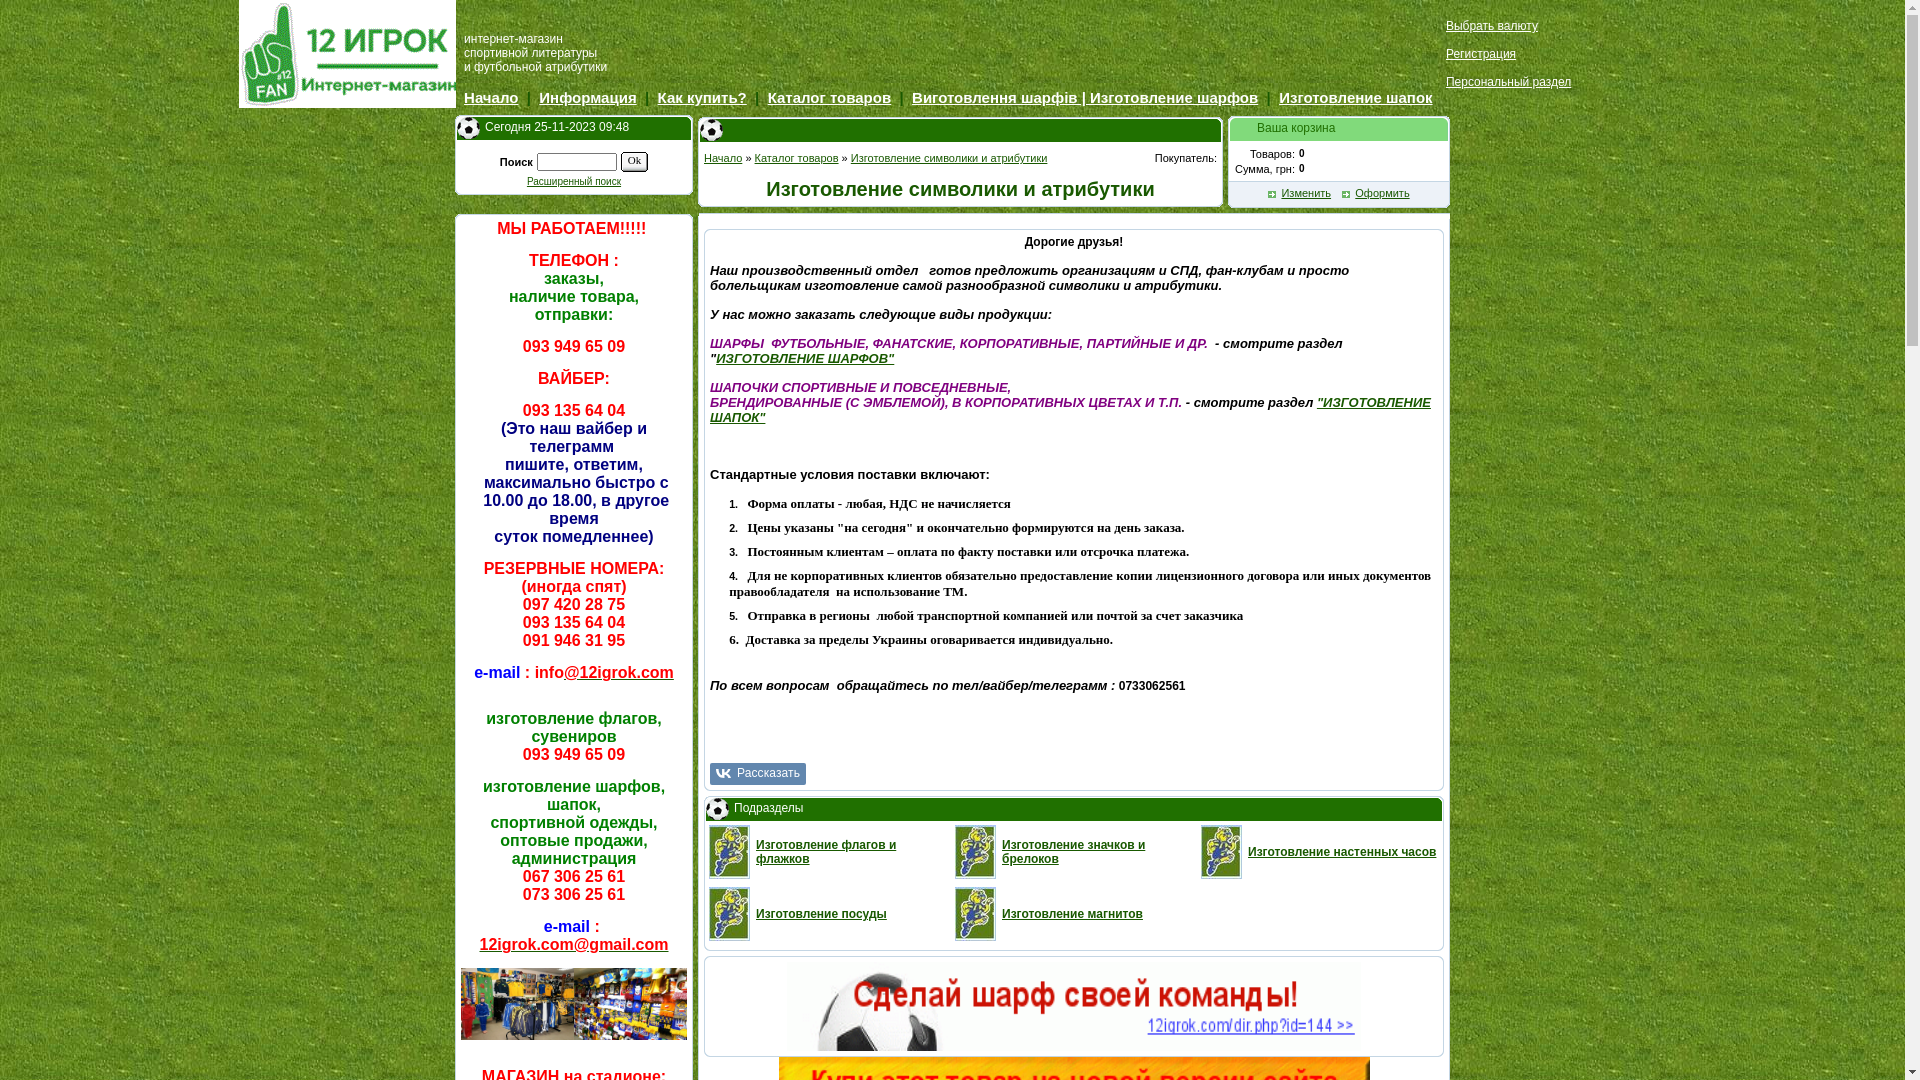 The width and height of the screenshot is (1920, 1080). I want to click on '@12igrok.com', so click(618, 674).